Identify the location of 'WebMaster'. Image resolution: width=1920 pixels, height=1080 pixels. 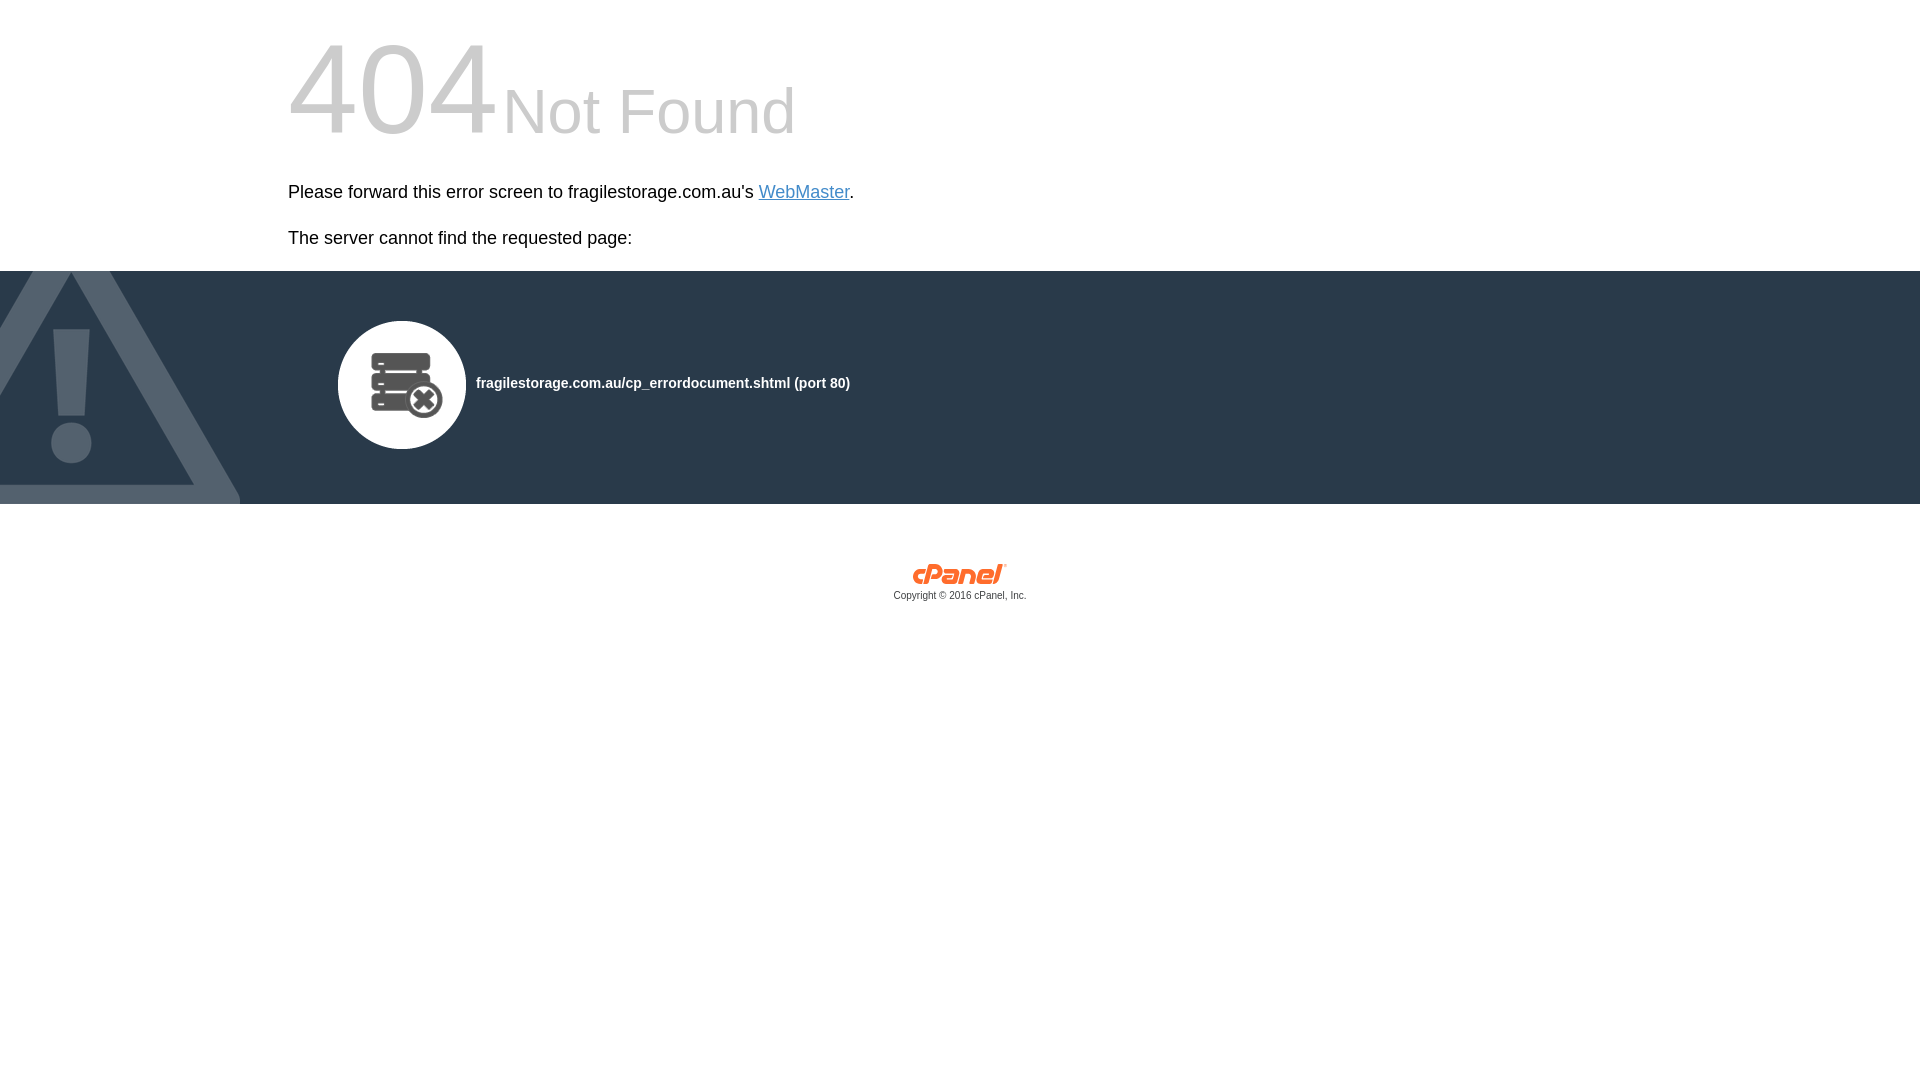
(804, 192).